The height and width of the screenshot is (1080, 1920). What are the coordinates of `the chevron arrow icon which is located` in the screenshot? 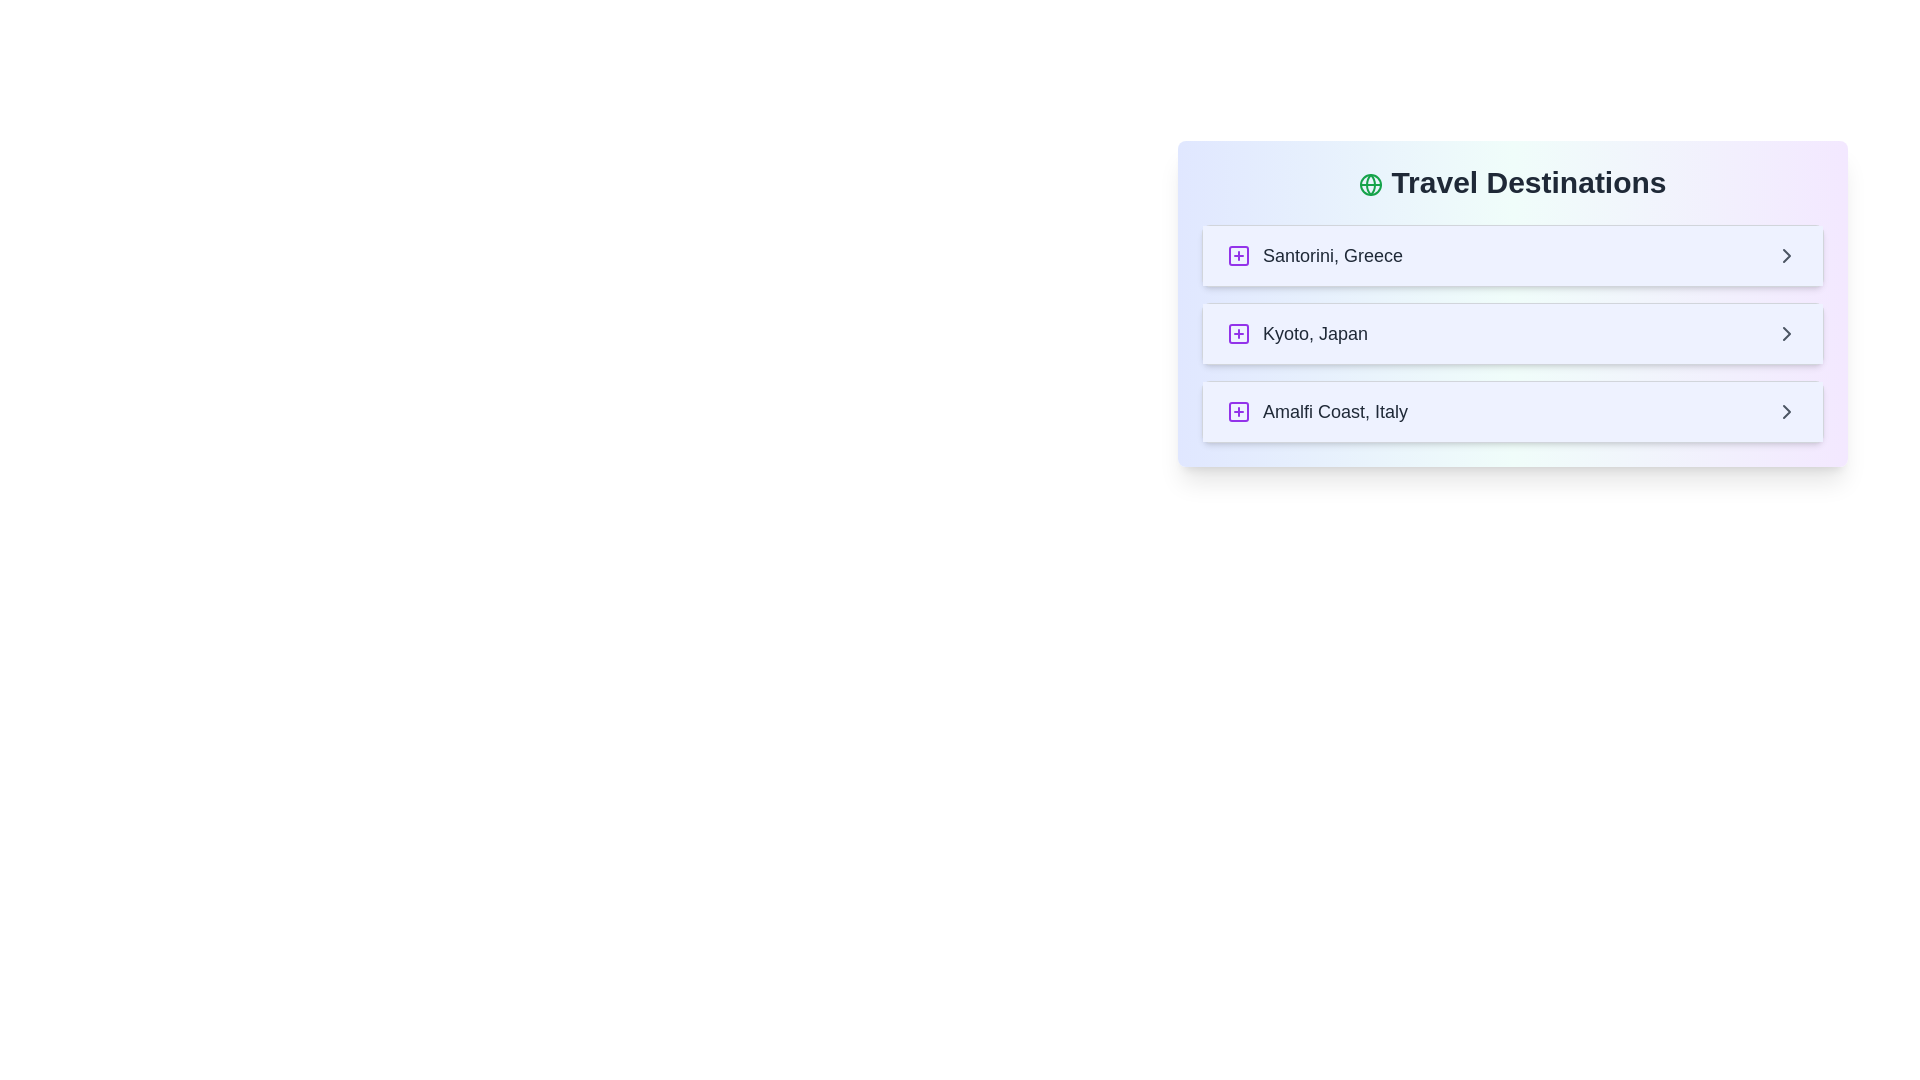 It's located at (1786, 333).